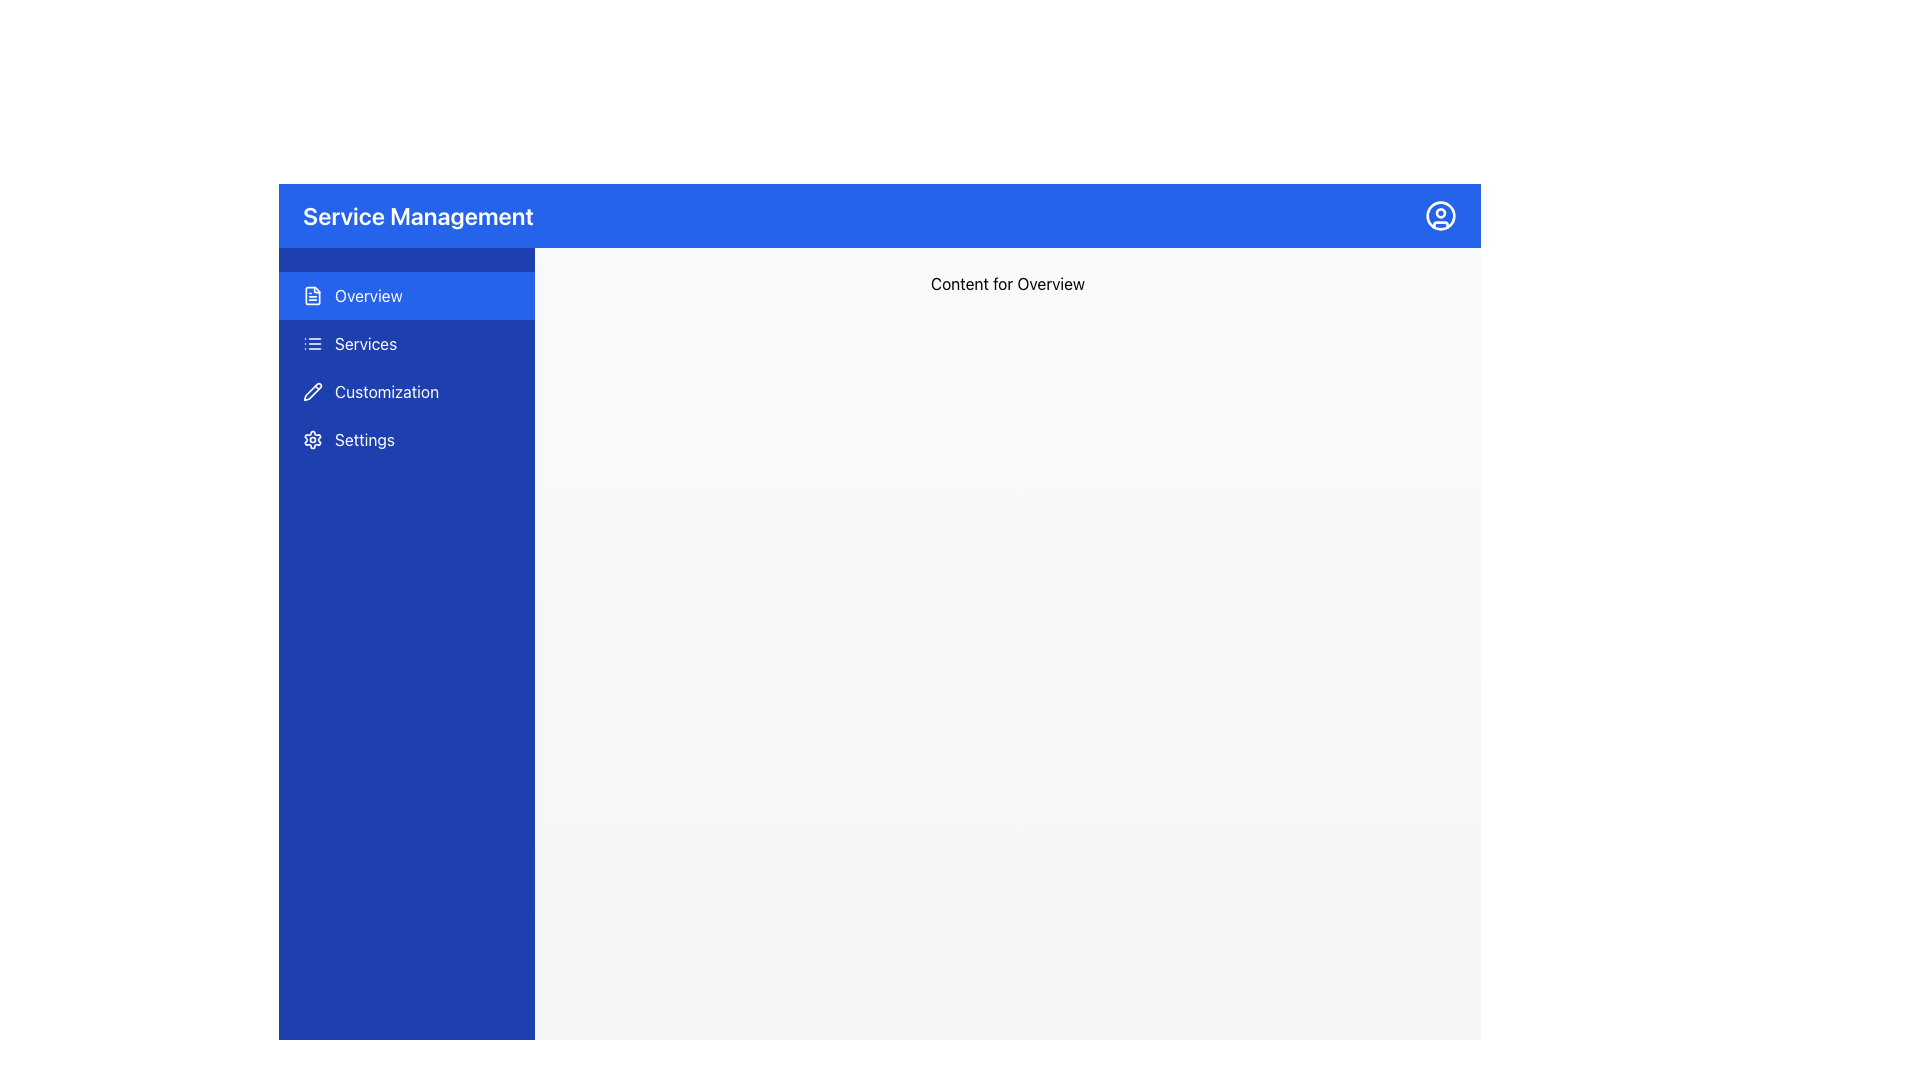 The width and height of the screenshot is (1920, 1080). I want to click on the document file icon with a blue background labeled 'Overview' in the navigation menu to trigger animations or effects, so click(311, 296).